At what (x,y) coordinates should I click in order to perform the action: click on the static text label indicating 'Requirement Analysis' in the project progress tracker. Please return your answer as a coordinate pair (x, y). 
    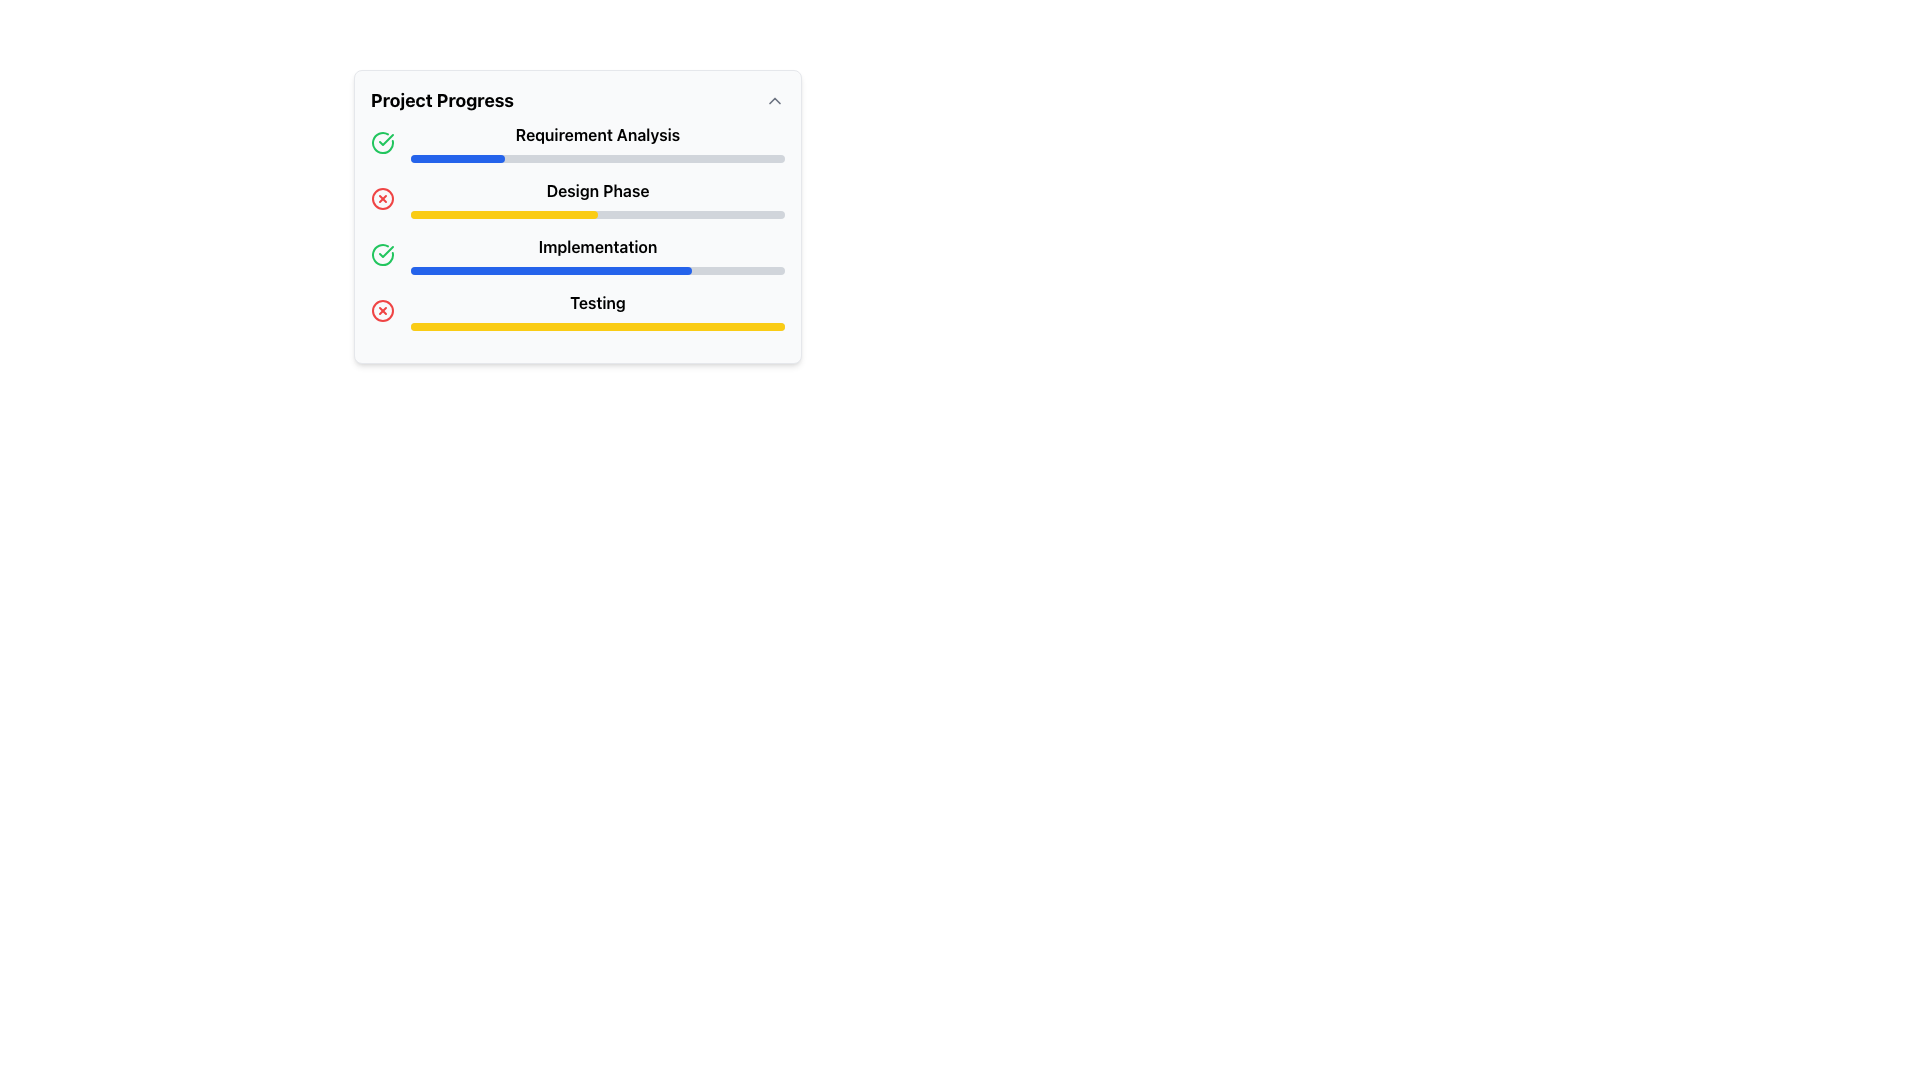
    Looking at the image, I should click on (597, 135).